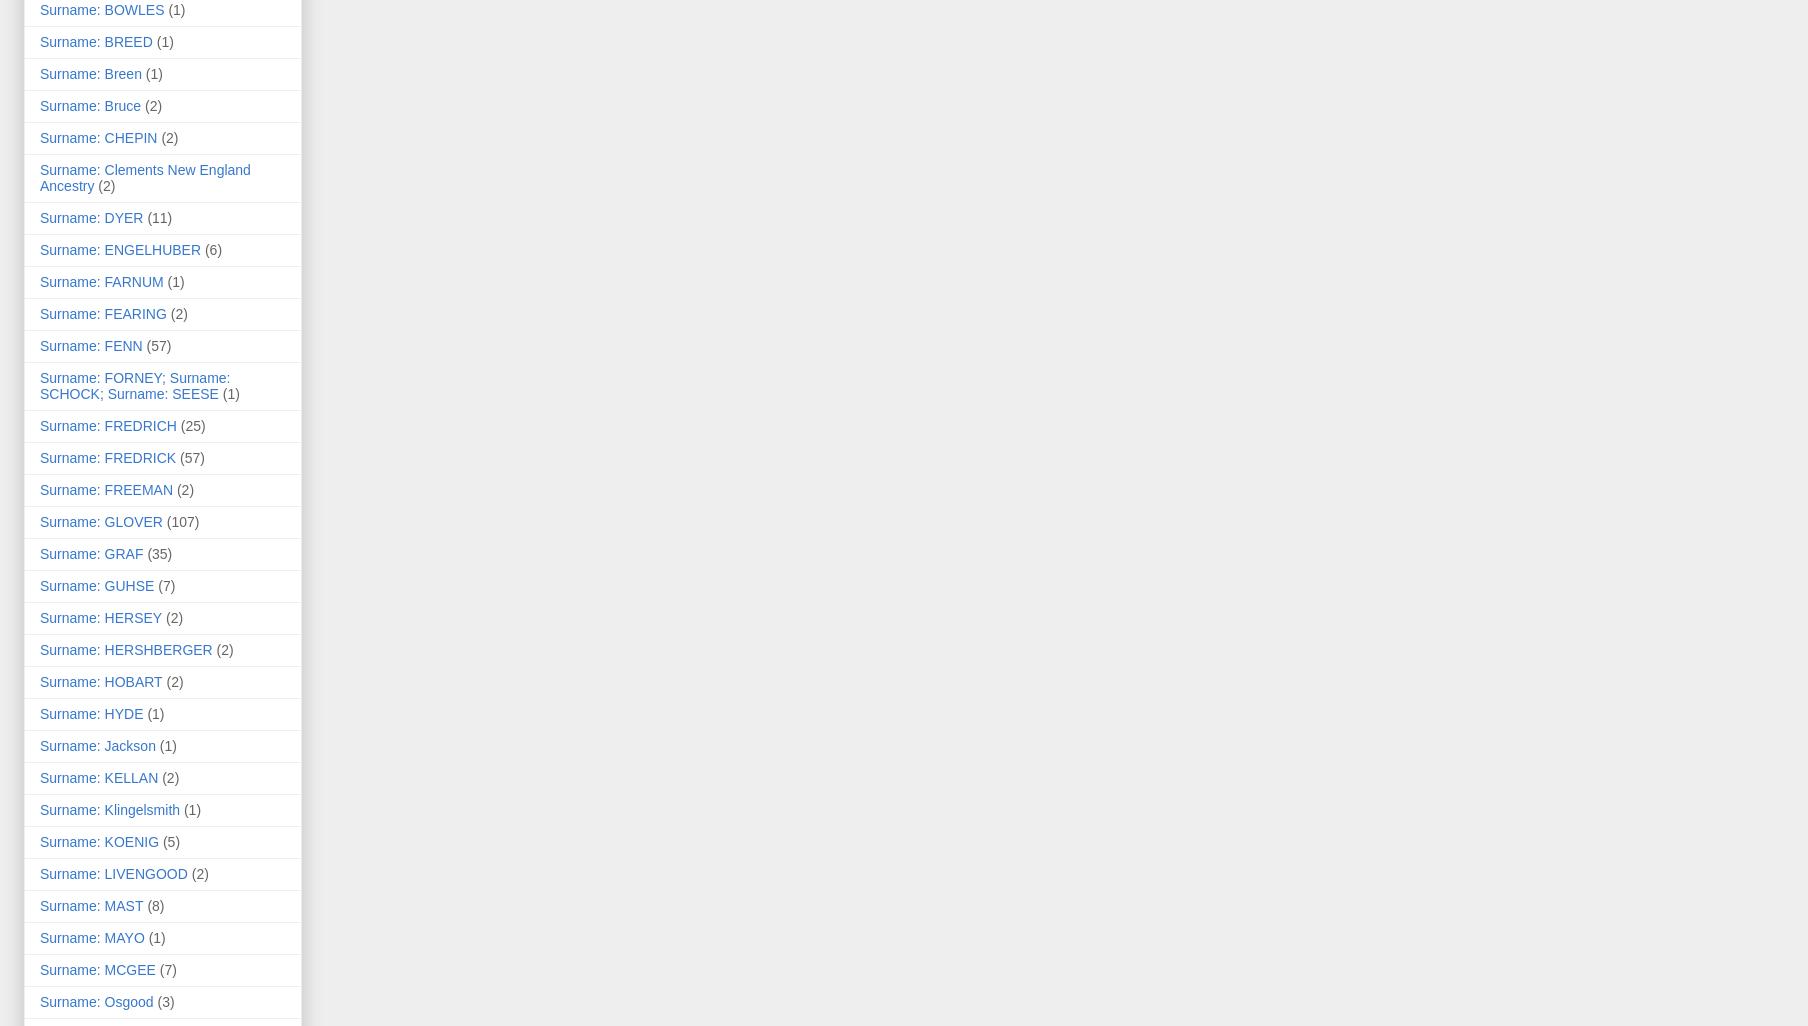 The width and height of the screenshot is (1808, 1026). What do you see at coordinates (39, 680) in the screenshot?
I see `'Surname: HOBART'` at bounding box center [39, 680].